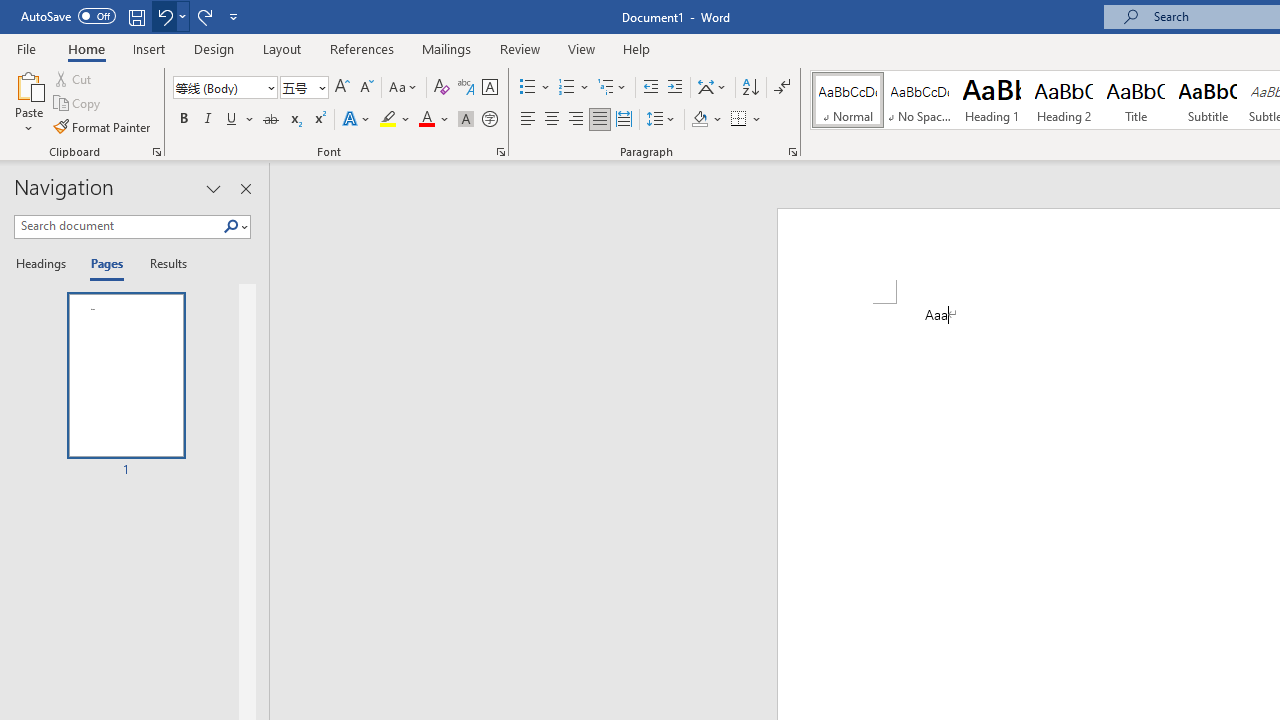 The height and width of the screenshot is (720, 1280). What do you see at coordinates (791, 150) in the screenshot?
I see `'Paragraph...'` at bounding box center [791, 150].